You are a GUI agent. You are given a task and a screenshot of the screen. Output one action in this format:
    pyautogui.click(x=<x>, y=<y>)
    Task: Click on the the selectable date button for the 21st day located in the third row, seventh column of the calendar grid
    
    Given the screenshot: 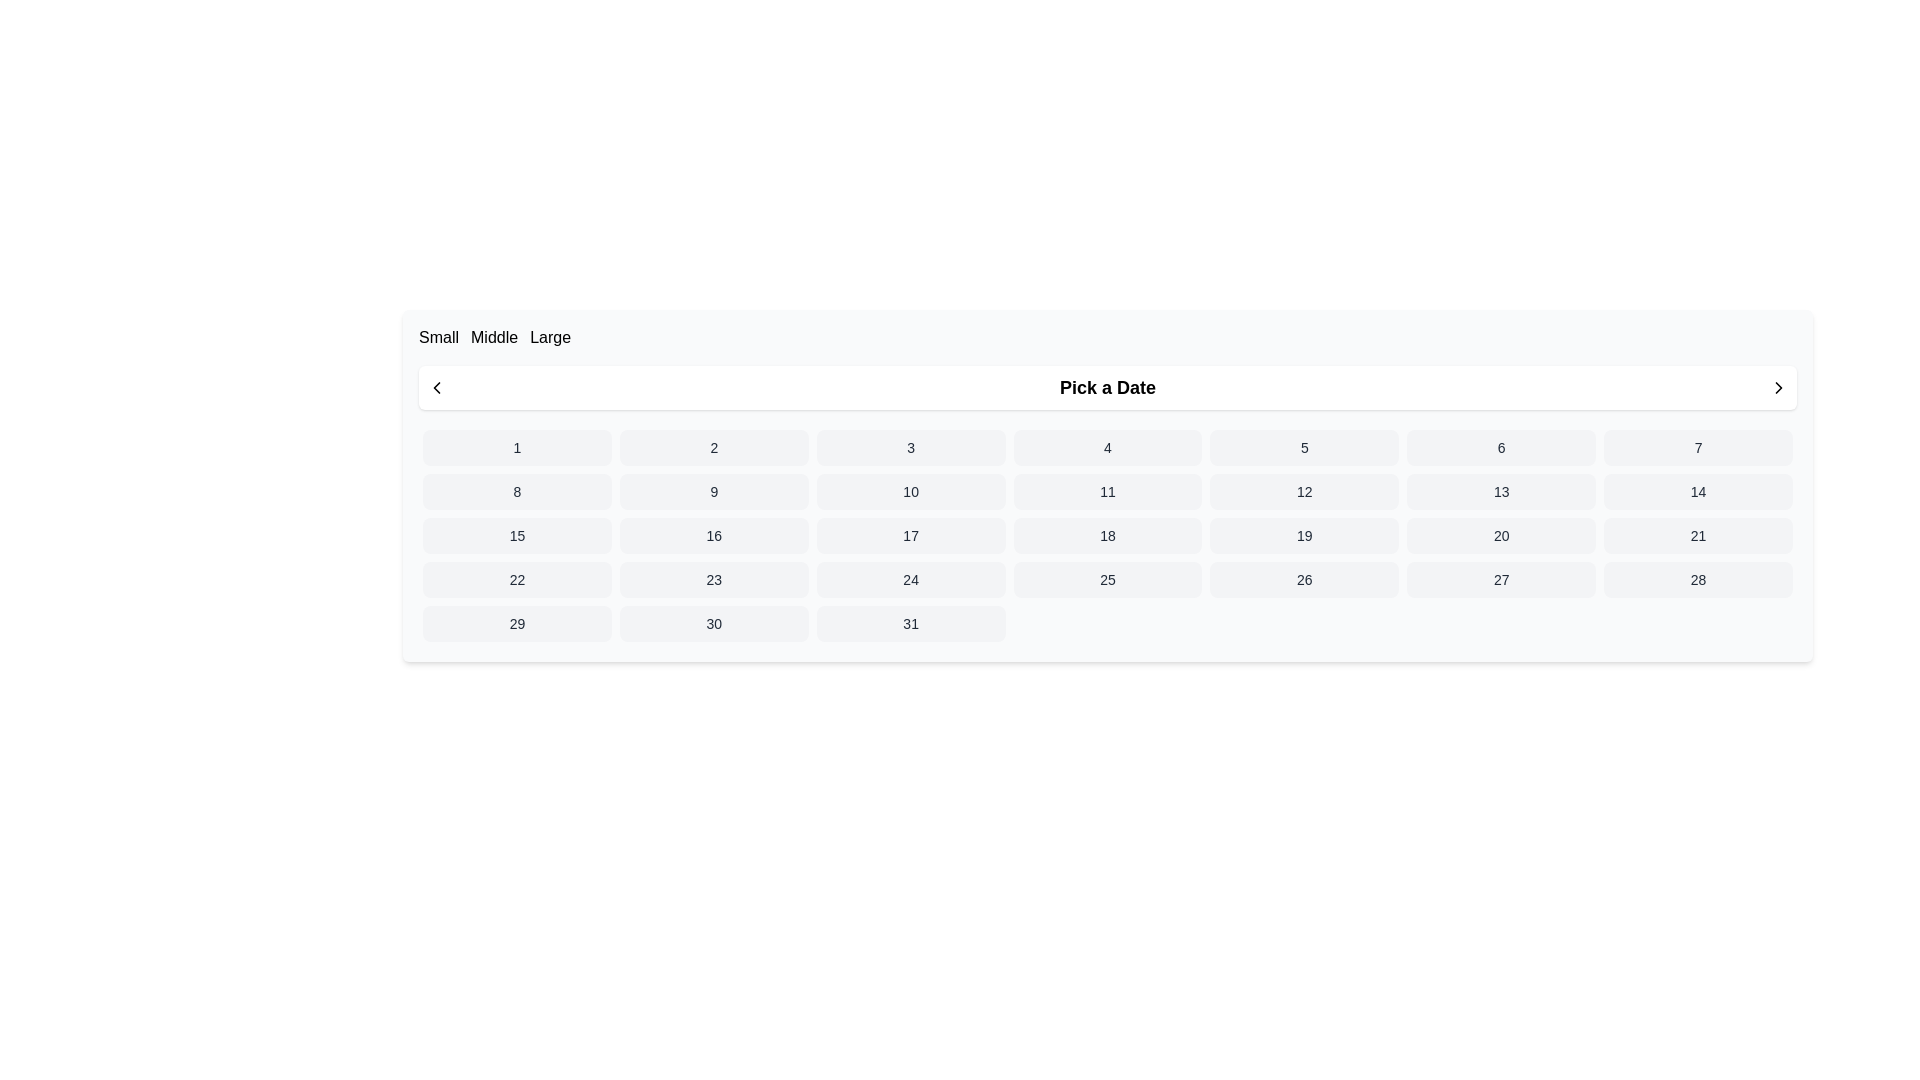 What is the action you would take?
    pyautogui.click(x=1697, y=535)
    